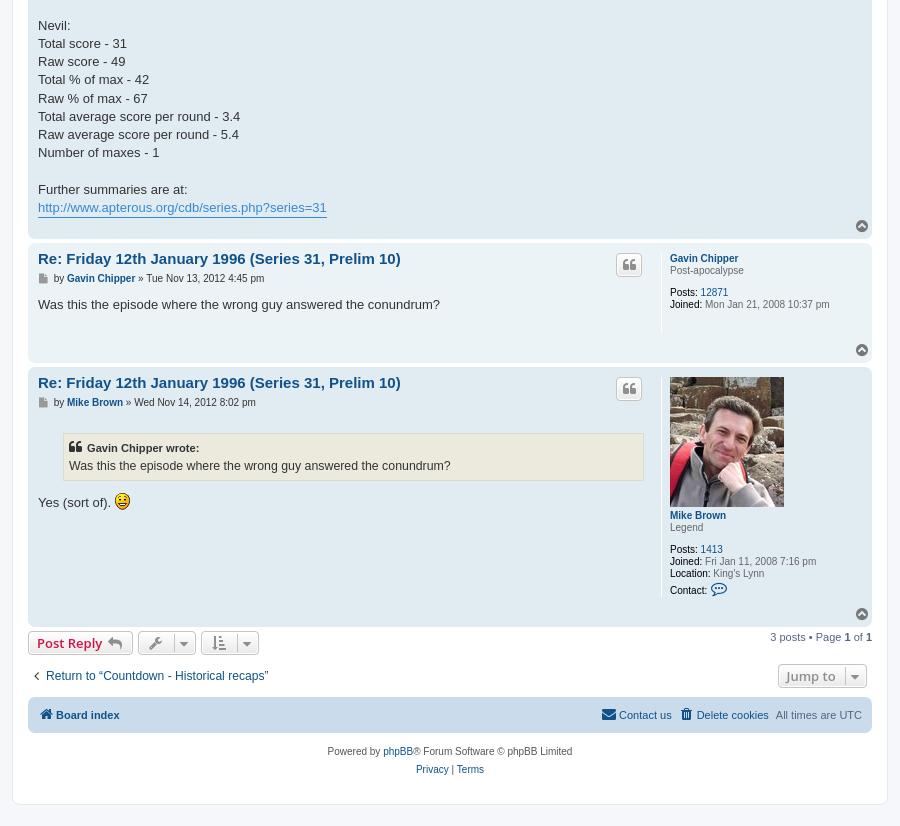 This screenshot has height=826, width=900. I want to click on 'Fri Jan 11, 2008 7:16 pm', so click(757, 560).